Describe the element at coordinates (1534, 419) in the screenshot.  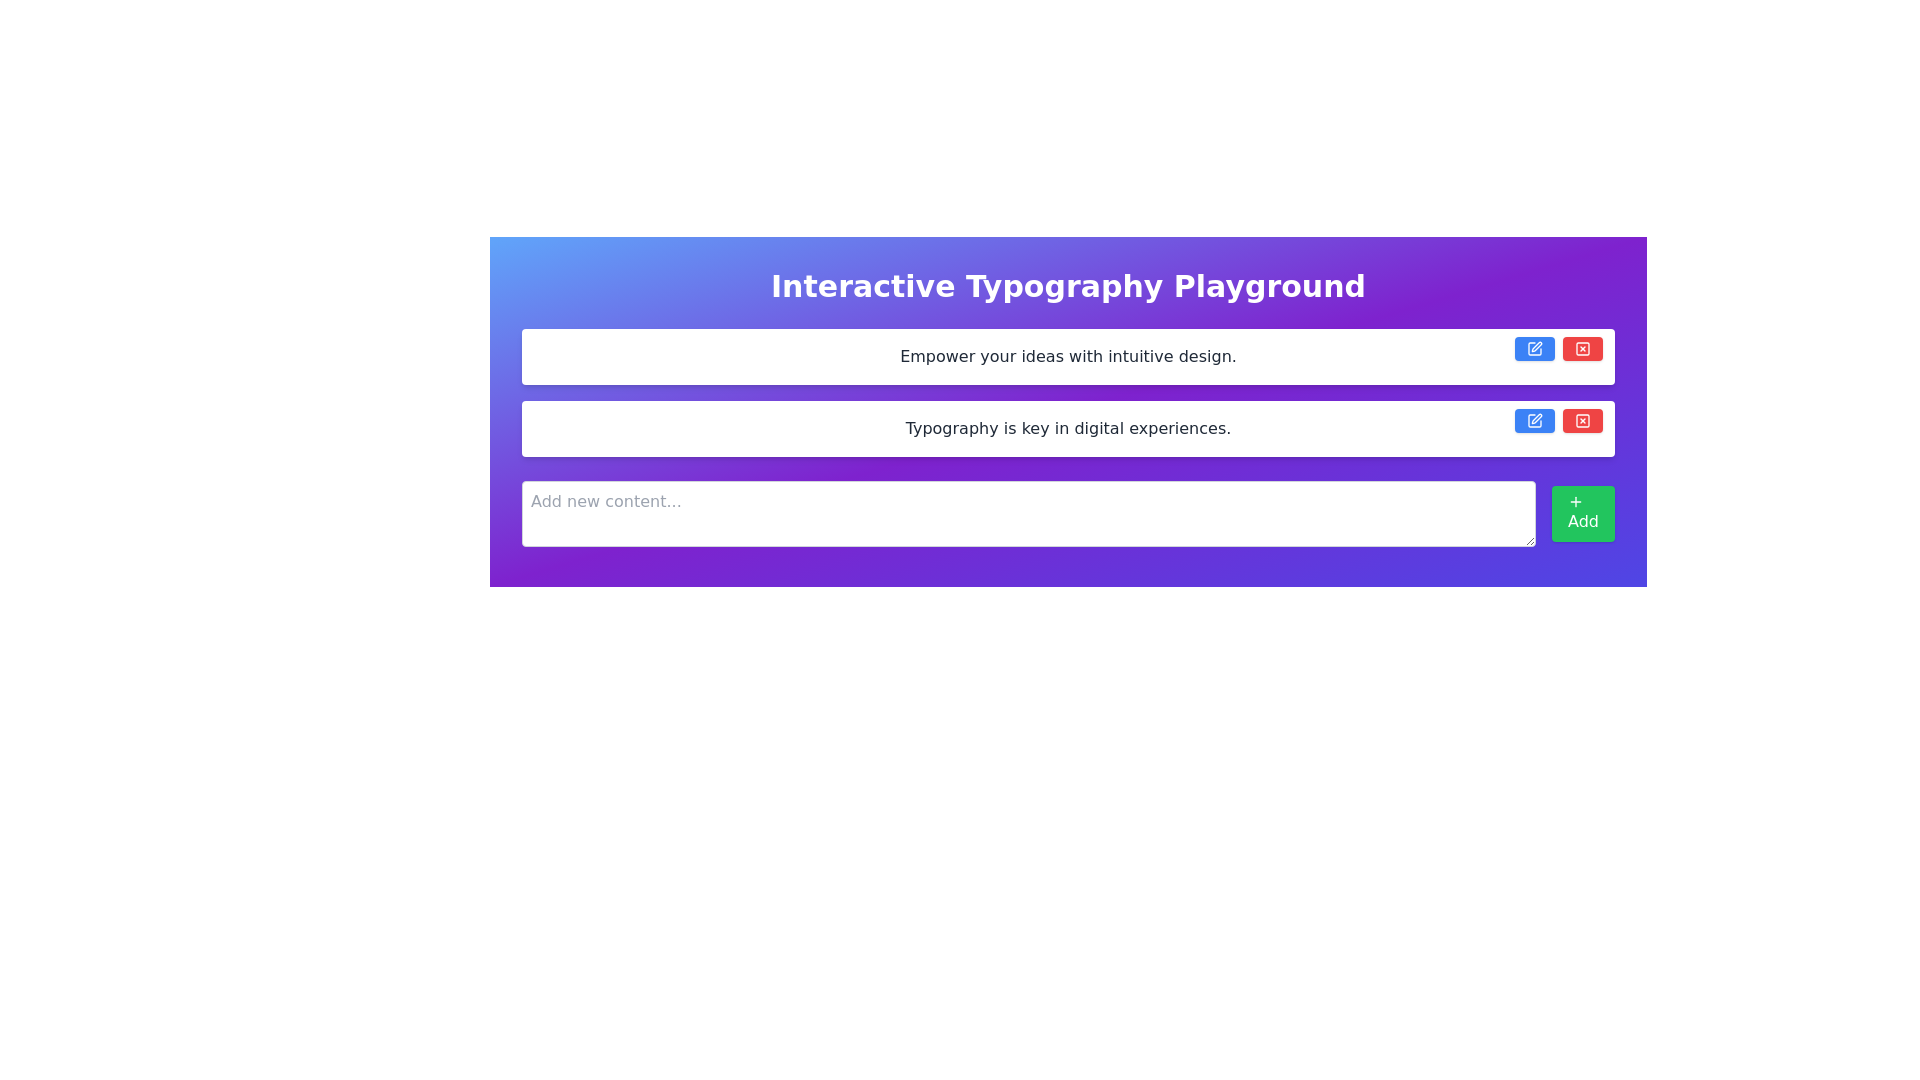
I see `the square pen icon with a blue background, which is located within the button associated with the second input field text box` at that location.